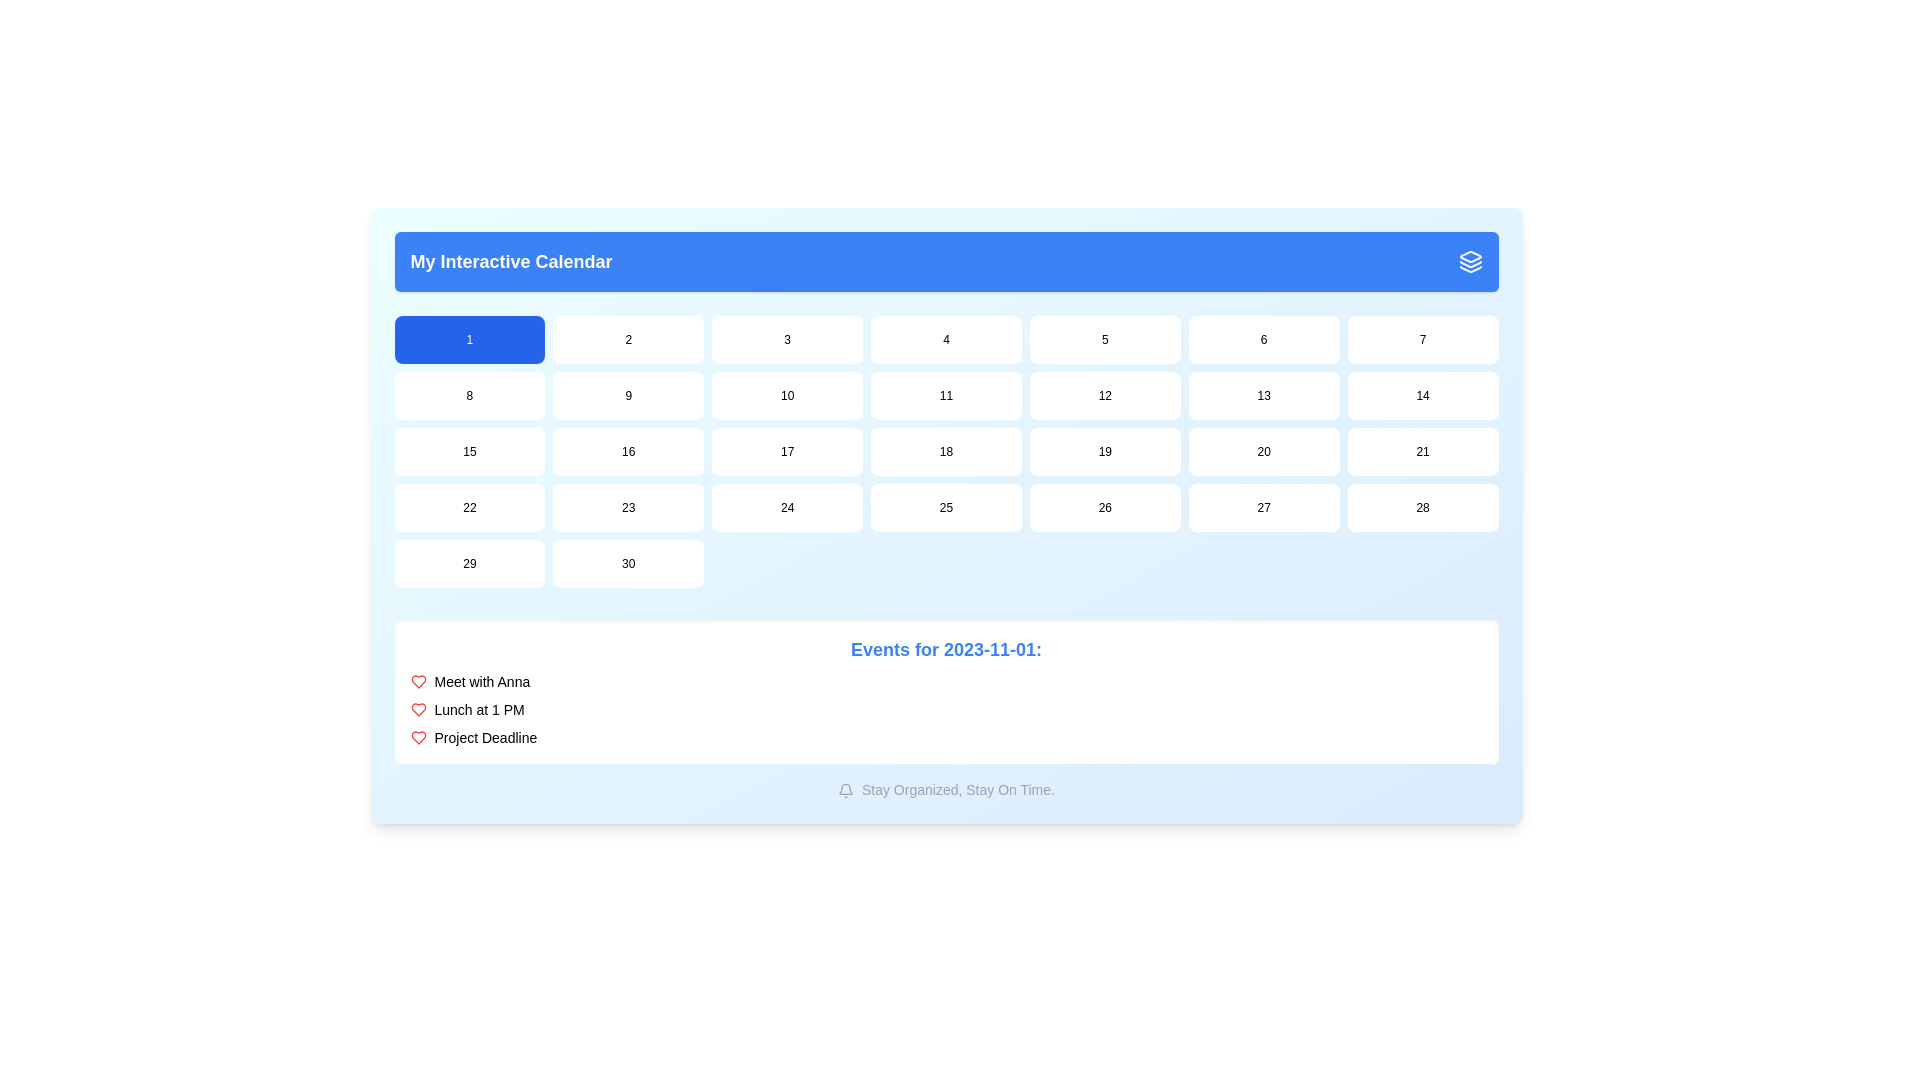 The image size is (1920, 1080). I want to click on the small heart-shaped Decorative Icon outlined in red, which is positioned to the left of the text 'Project Deadline', to note its symbolic representation, so click(417, 737).